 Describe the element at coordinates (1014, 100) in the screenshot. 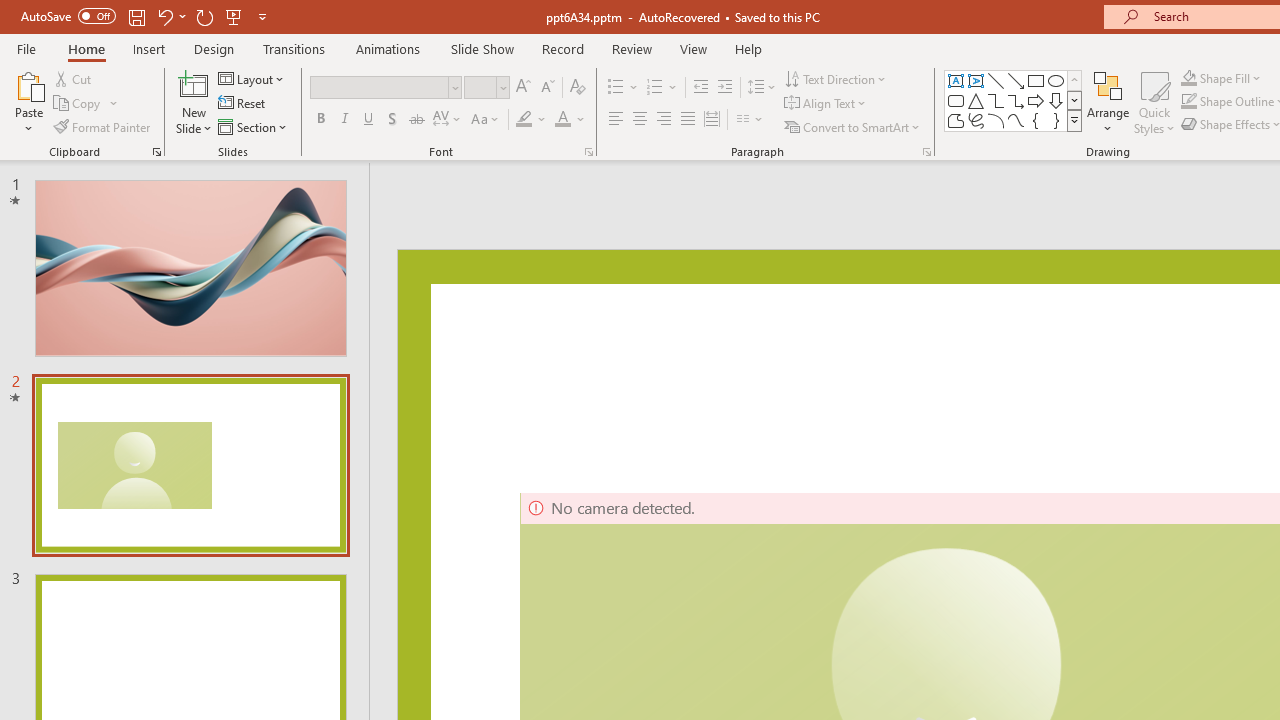

I see `'AutomationID: ShapesInsertGallery'` at that location.